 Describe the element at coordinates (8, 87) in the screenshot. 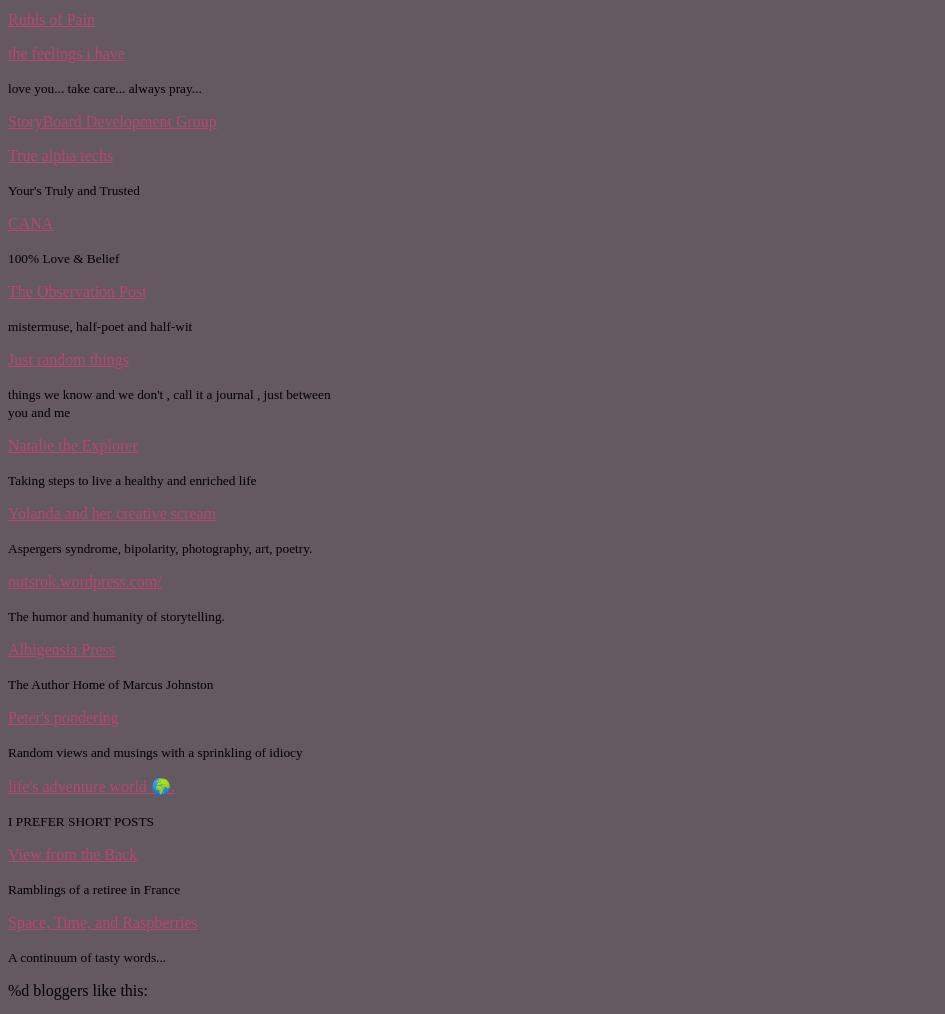

I see `'love you... take care... always pray...'` at that location.